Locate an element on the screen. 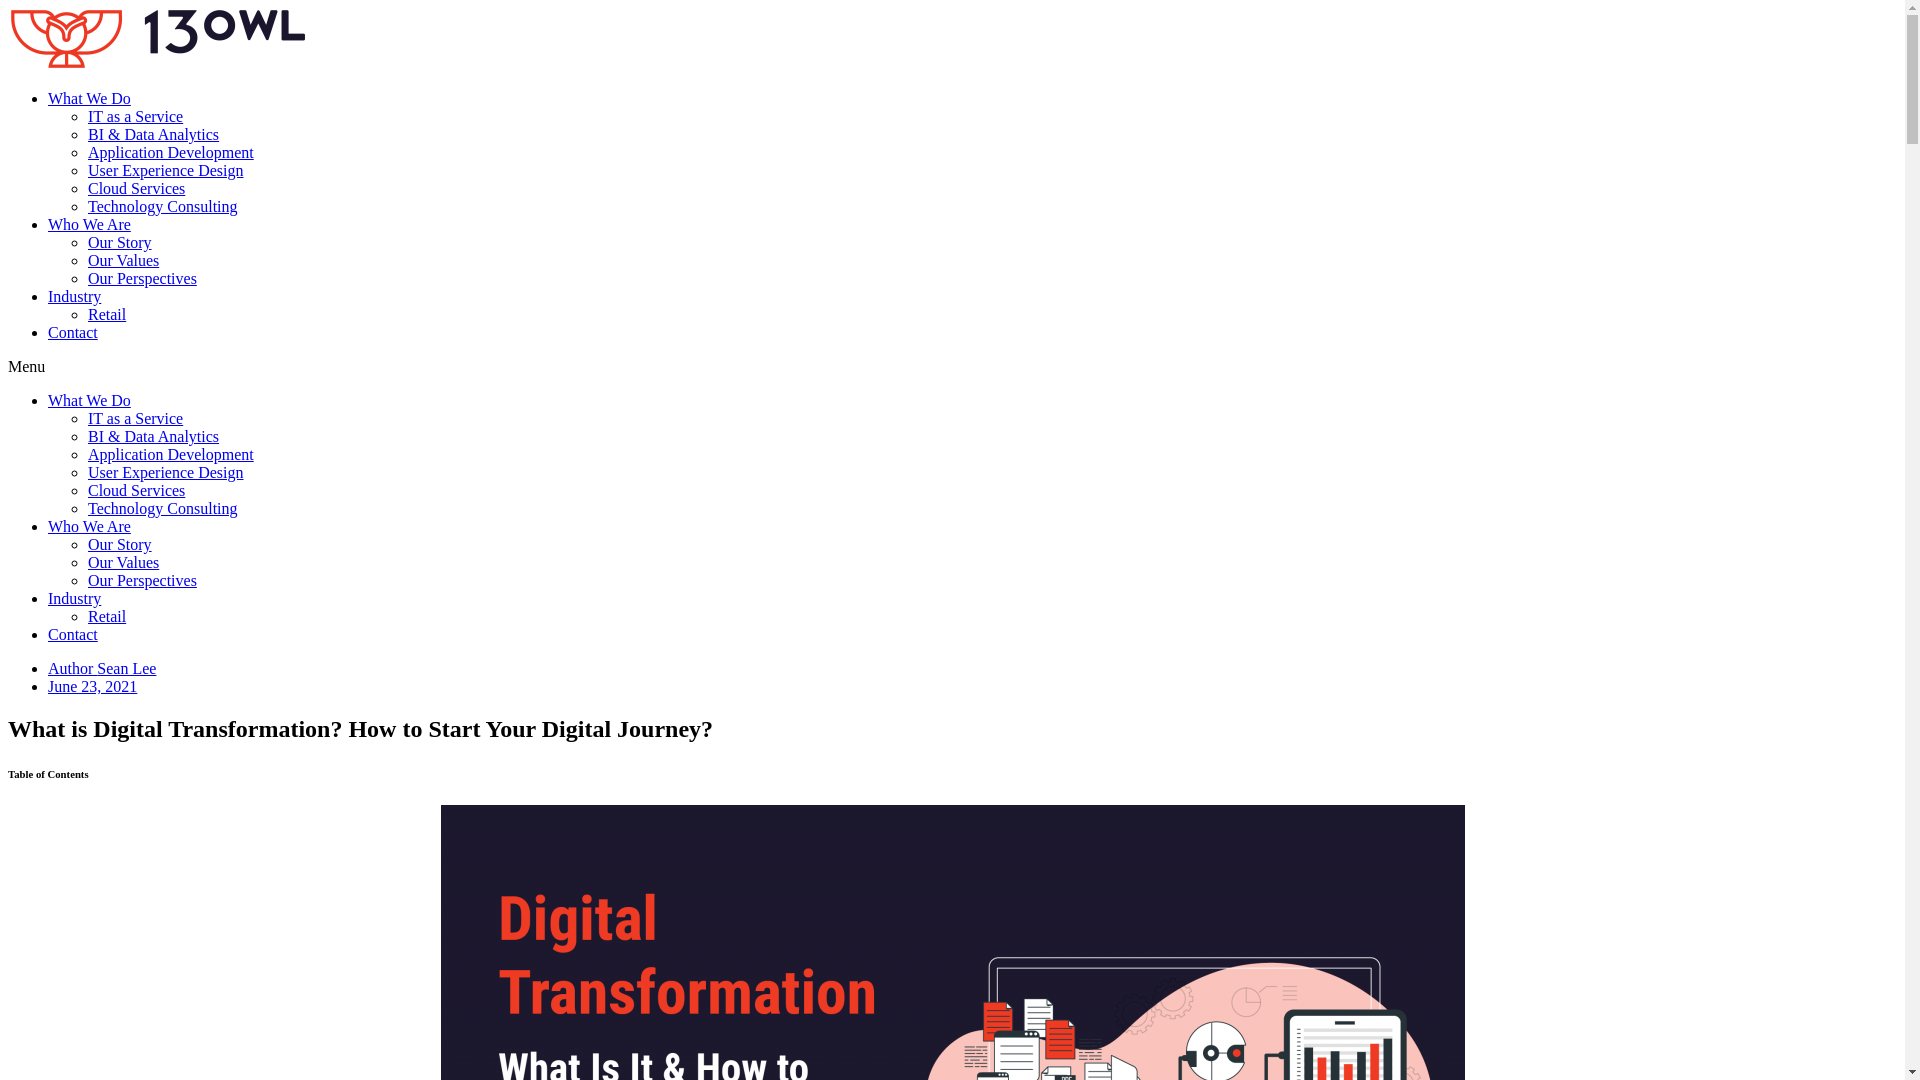 The image size is (1920, 1080). 'Who We Are' is located at coordinates (88, 525).